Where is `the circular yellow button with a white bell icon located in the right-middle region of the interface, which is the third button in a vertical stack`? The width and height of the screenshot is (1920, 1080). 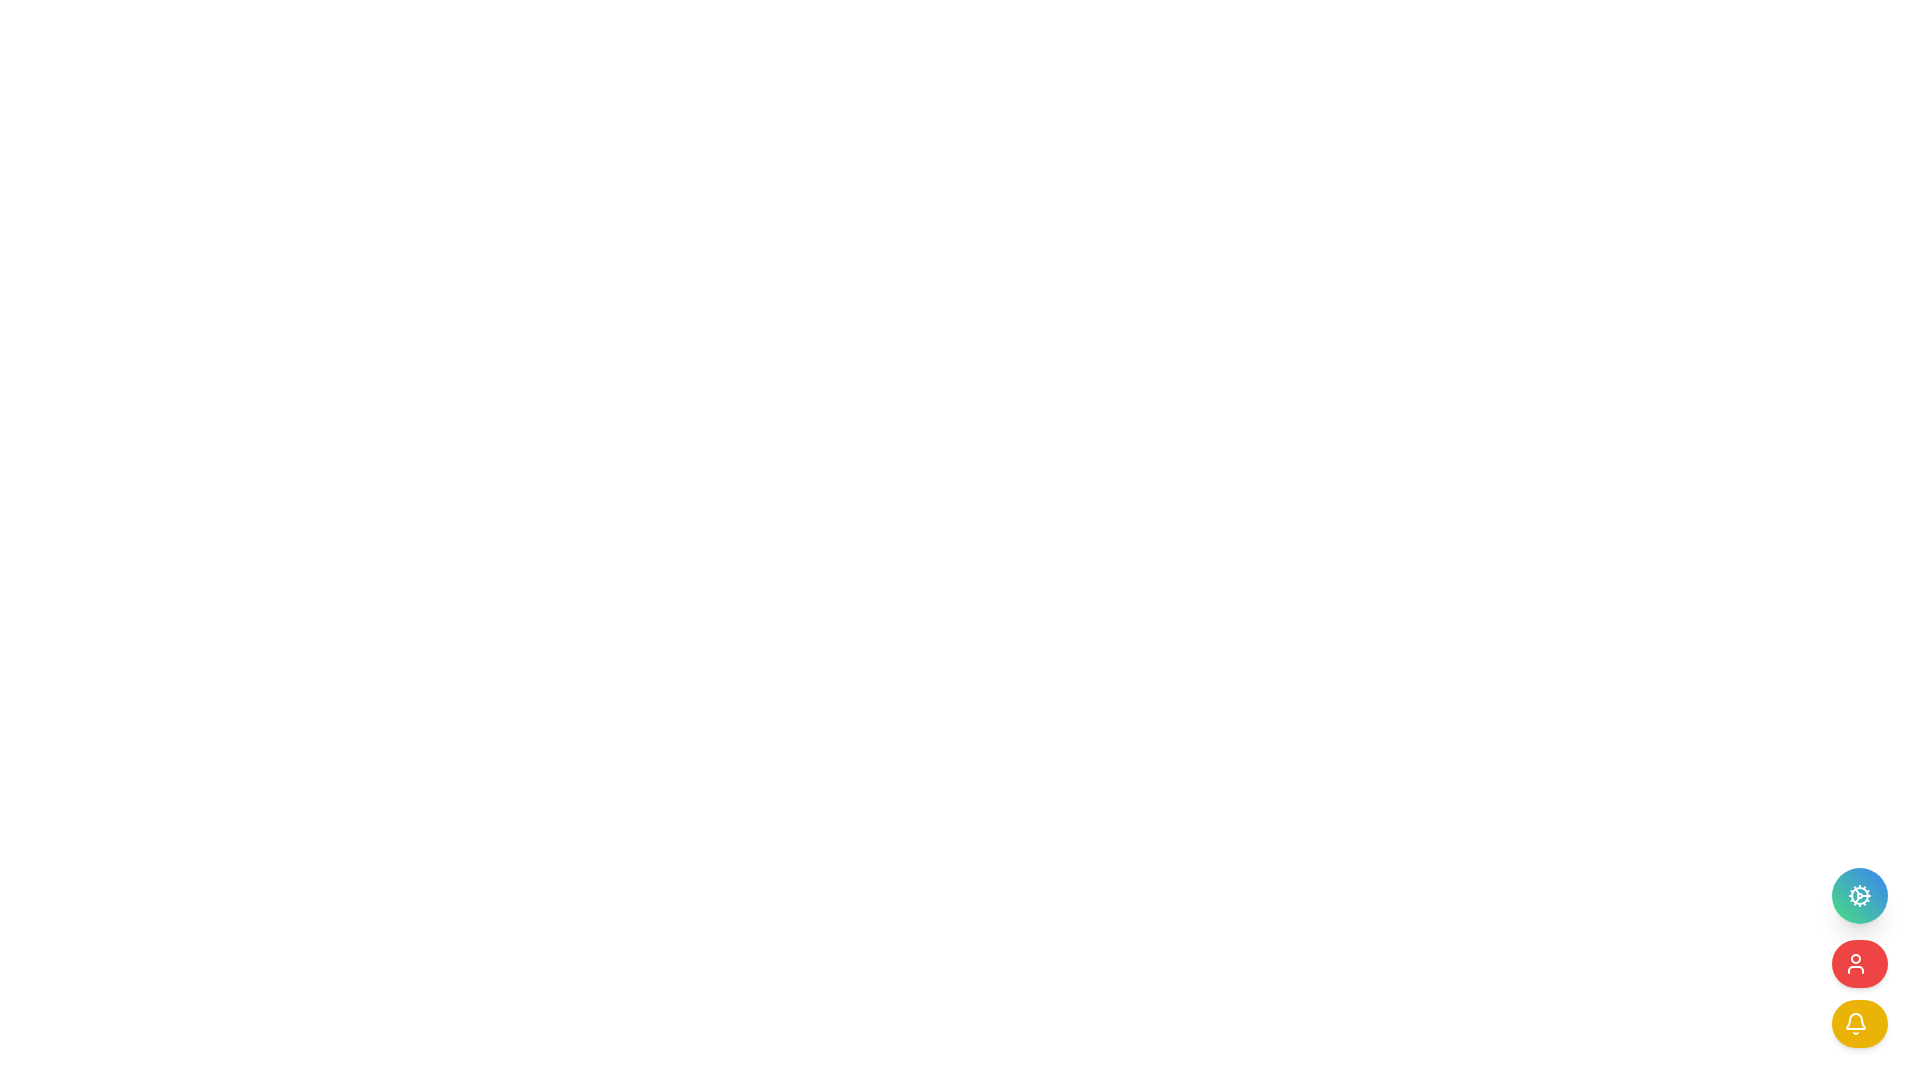
the circular yellow button with a white bell icon located in the right-middle region of the interface, which is the third button in a vertical stack is located at coordinates (1859, 1023).